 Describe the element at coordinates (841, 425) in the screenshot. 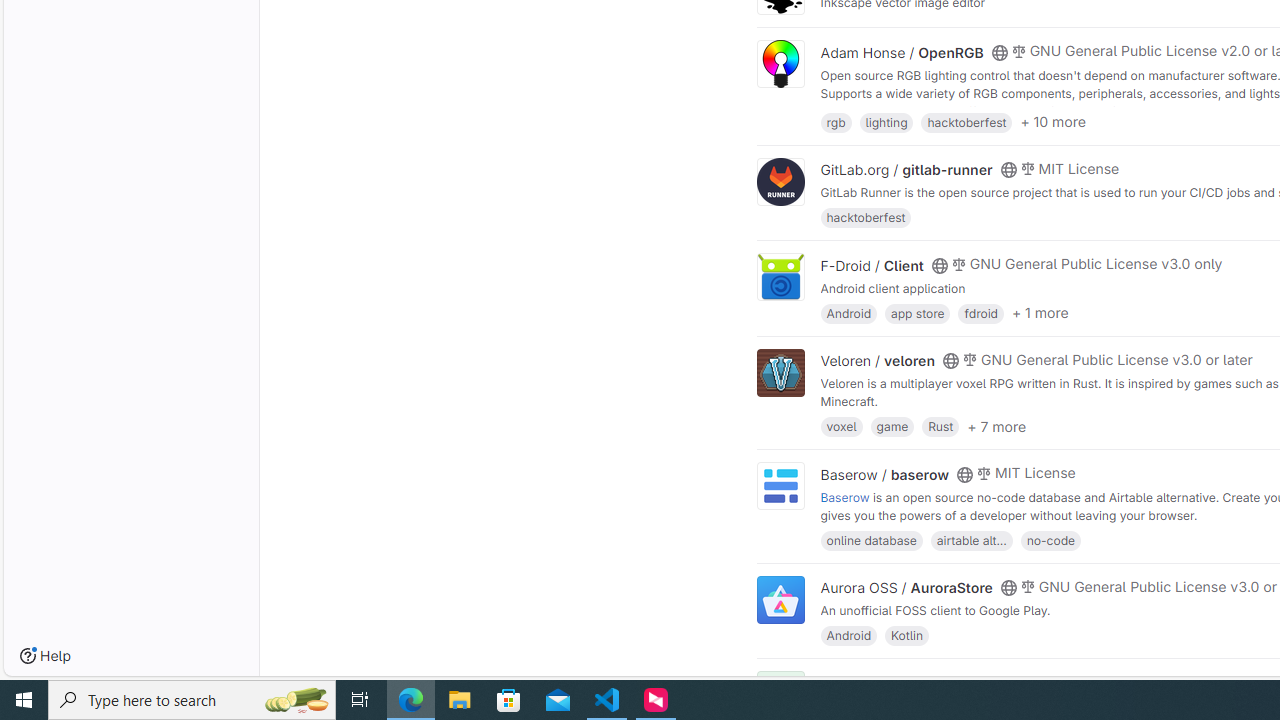

I see `'voxel'` at that location.